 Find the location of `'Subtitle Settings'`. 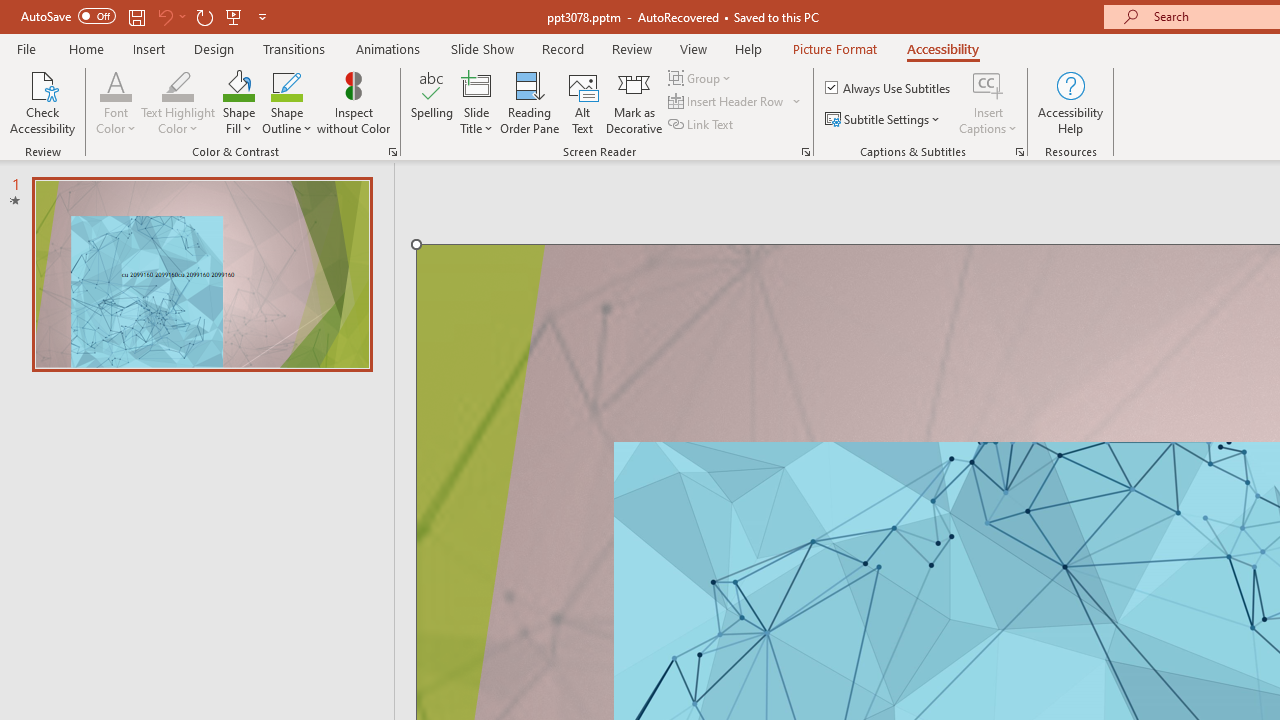

'Subtitle Settings' is located at coordinates (883, 119).